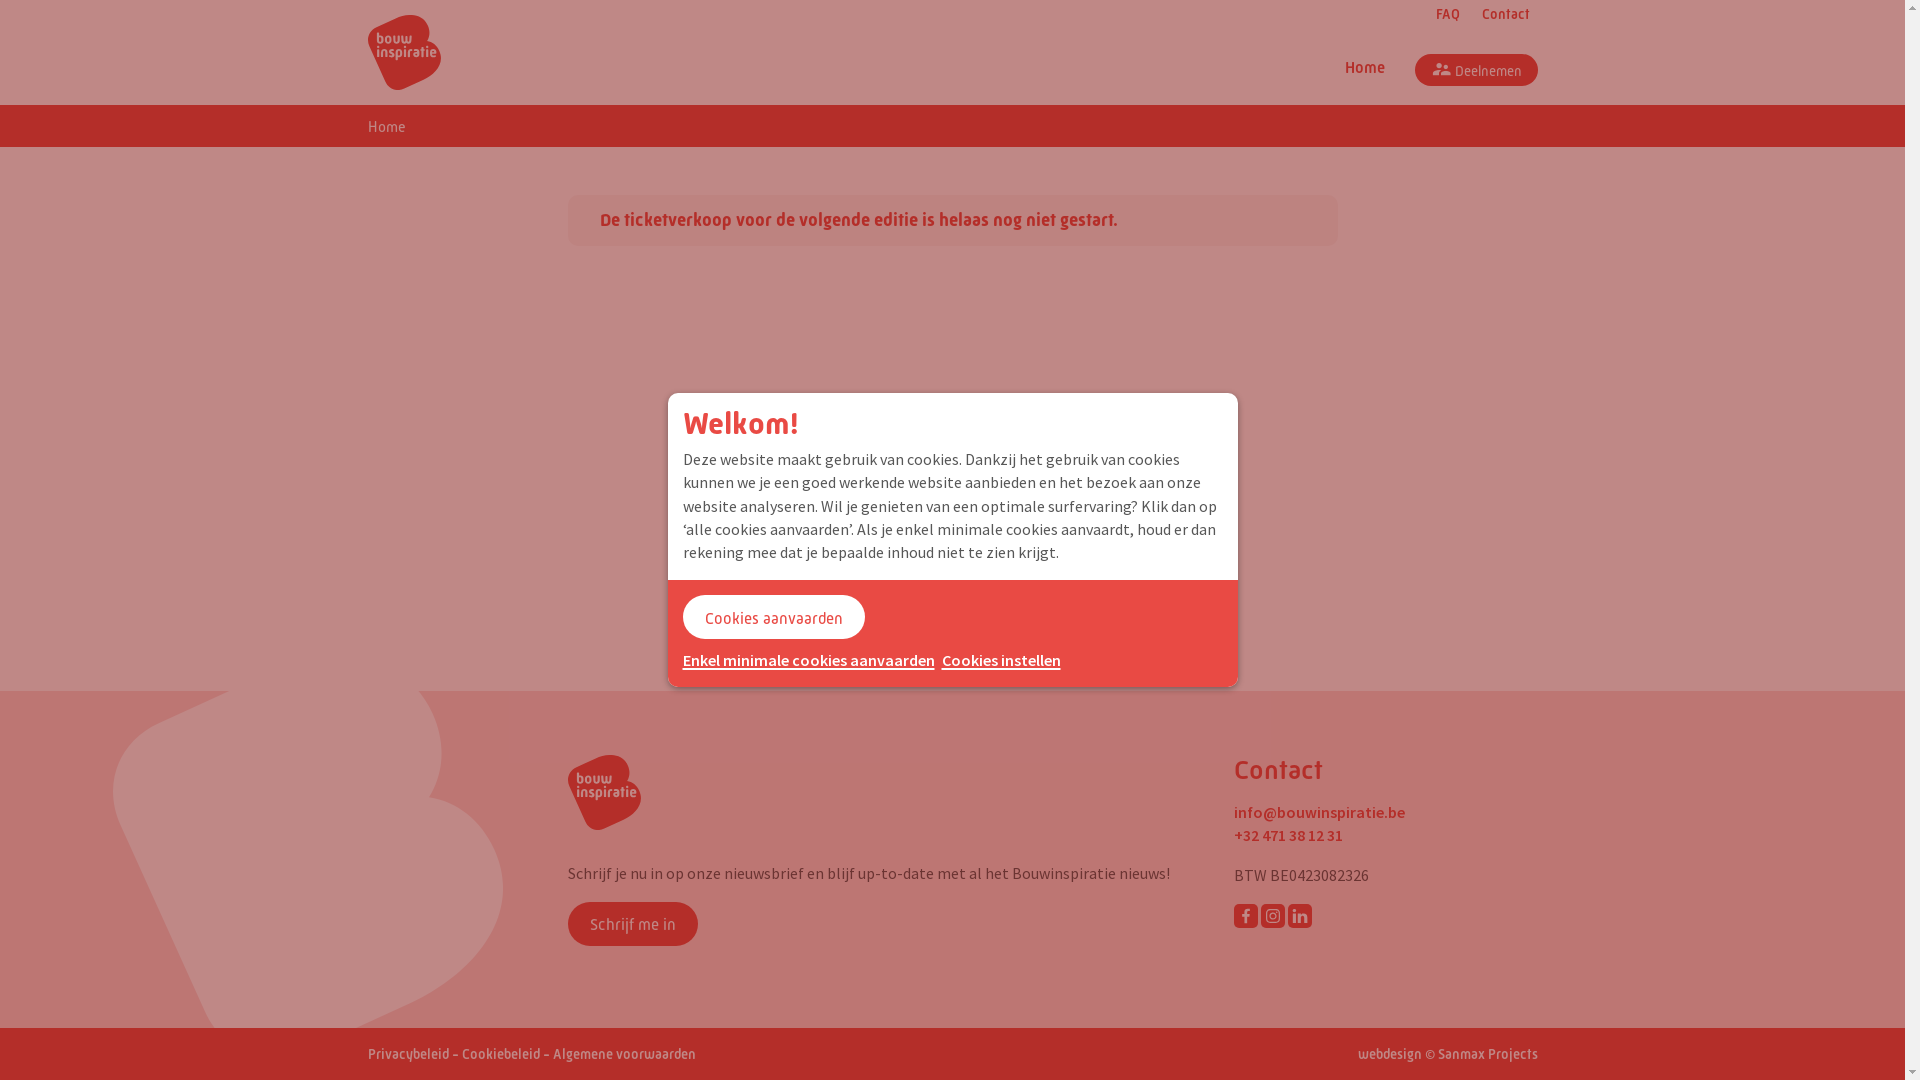 Image resolution: width=1920 pixels, height=1080 pixels. Describe the element at coordinates (622, 1052) in the screenshot. I see `'Algemene voorwaarden'` at that location.